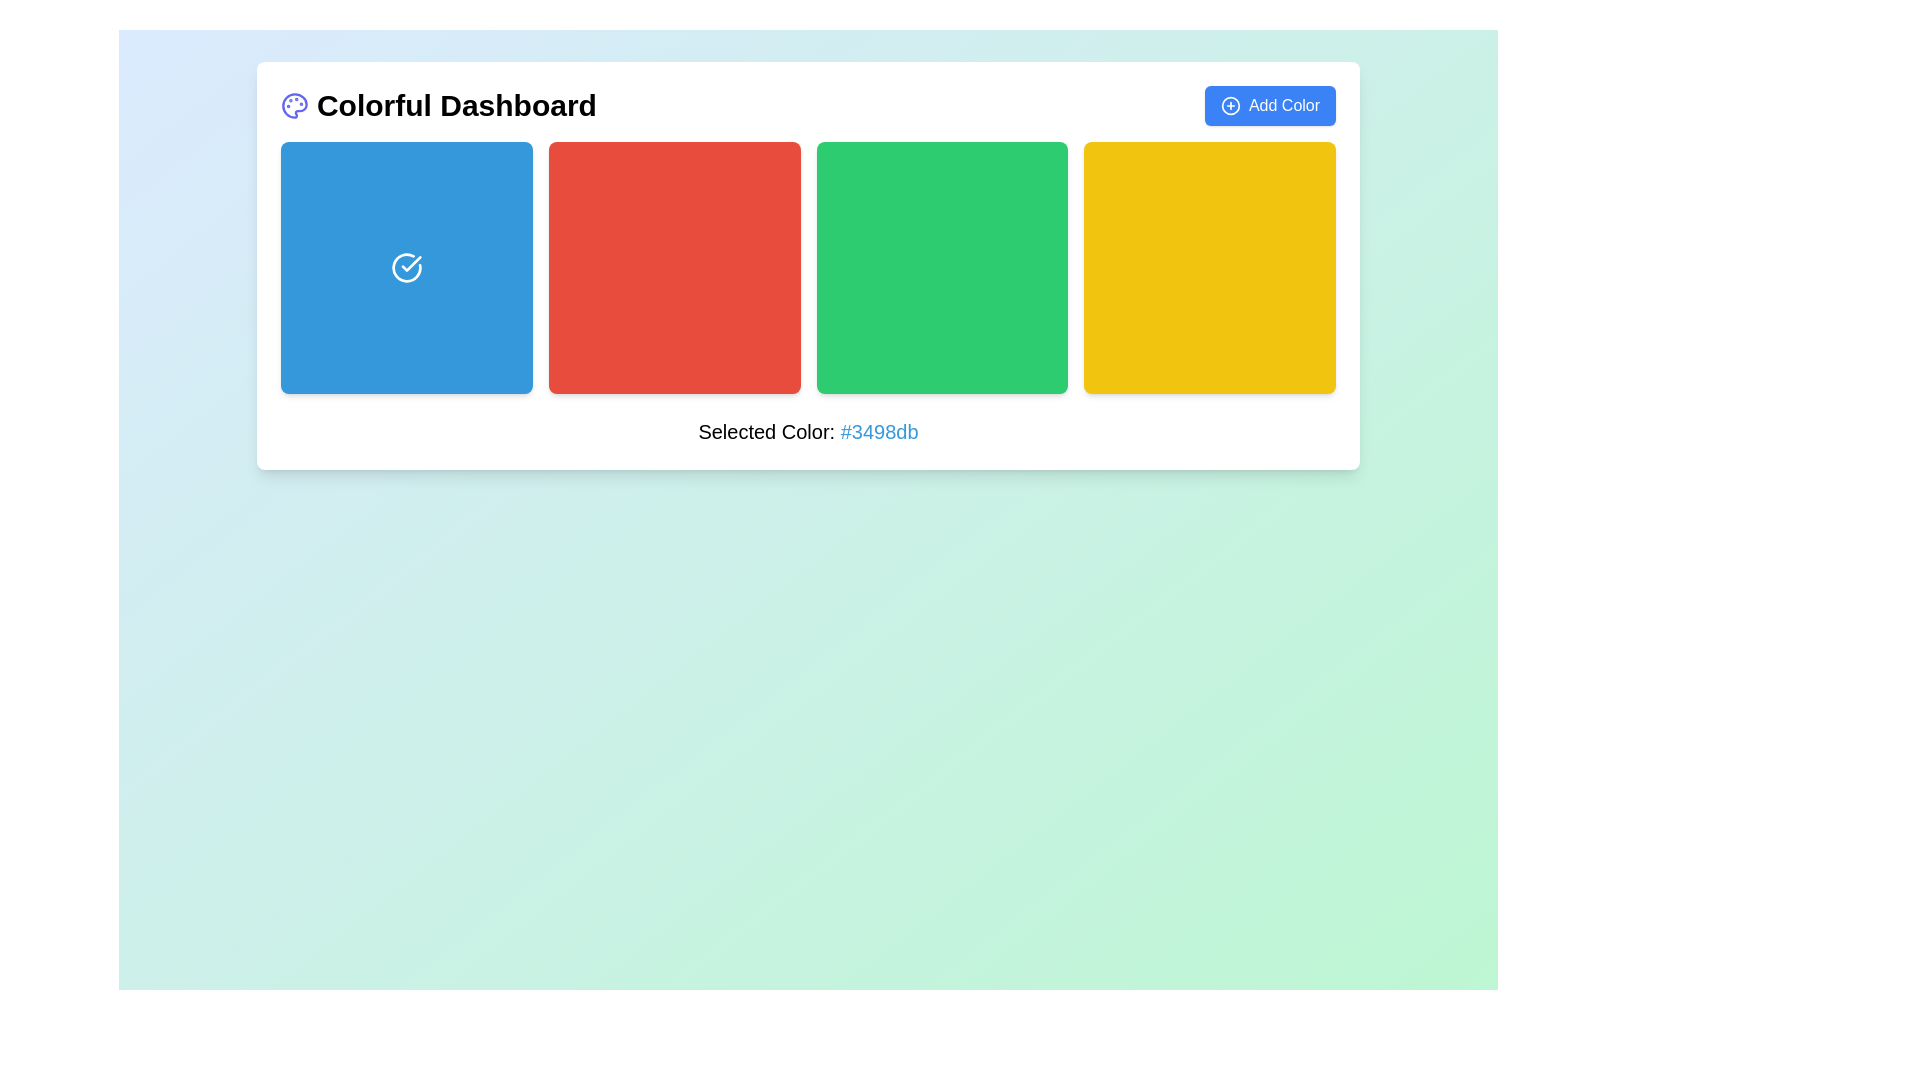 The image size is (1920, 1080). What do you see at coordinates (674, 266) in the screenshot?
I see `the second button in a row of four square boxes, which is associated with the color red` at bounding box center [674, 266].